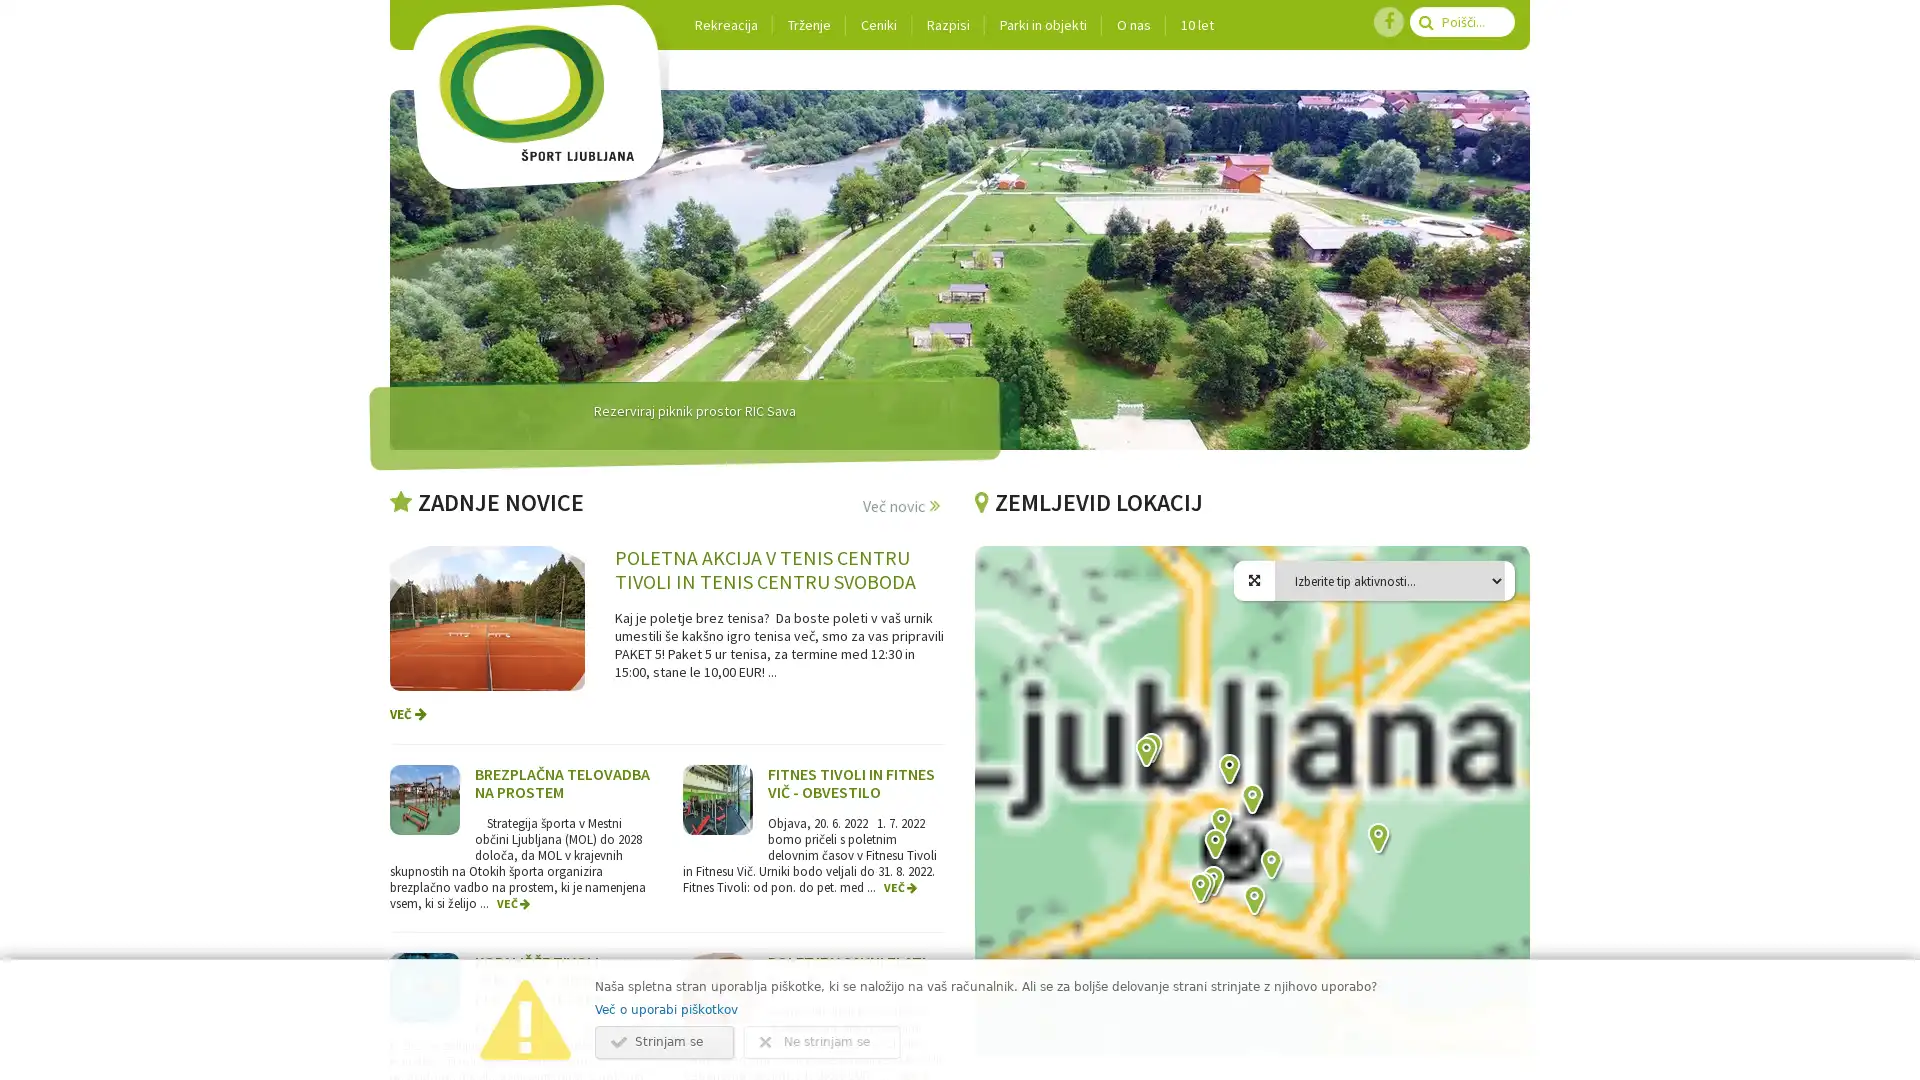 Image resolution: width=1920 pixels, height=1080 pixels. What do you see at coordinates (1202, 887) in the screenshot?
I see `Kako do nas?` at bounding box center [1202, 887].